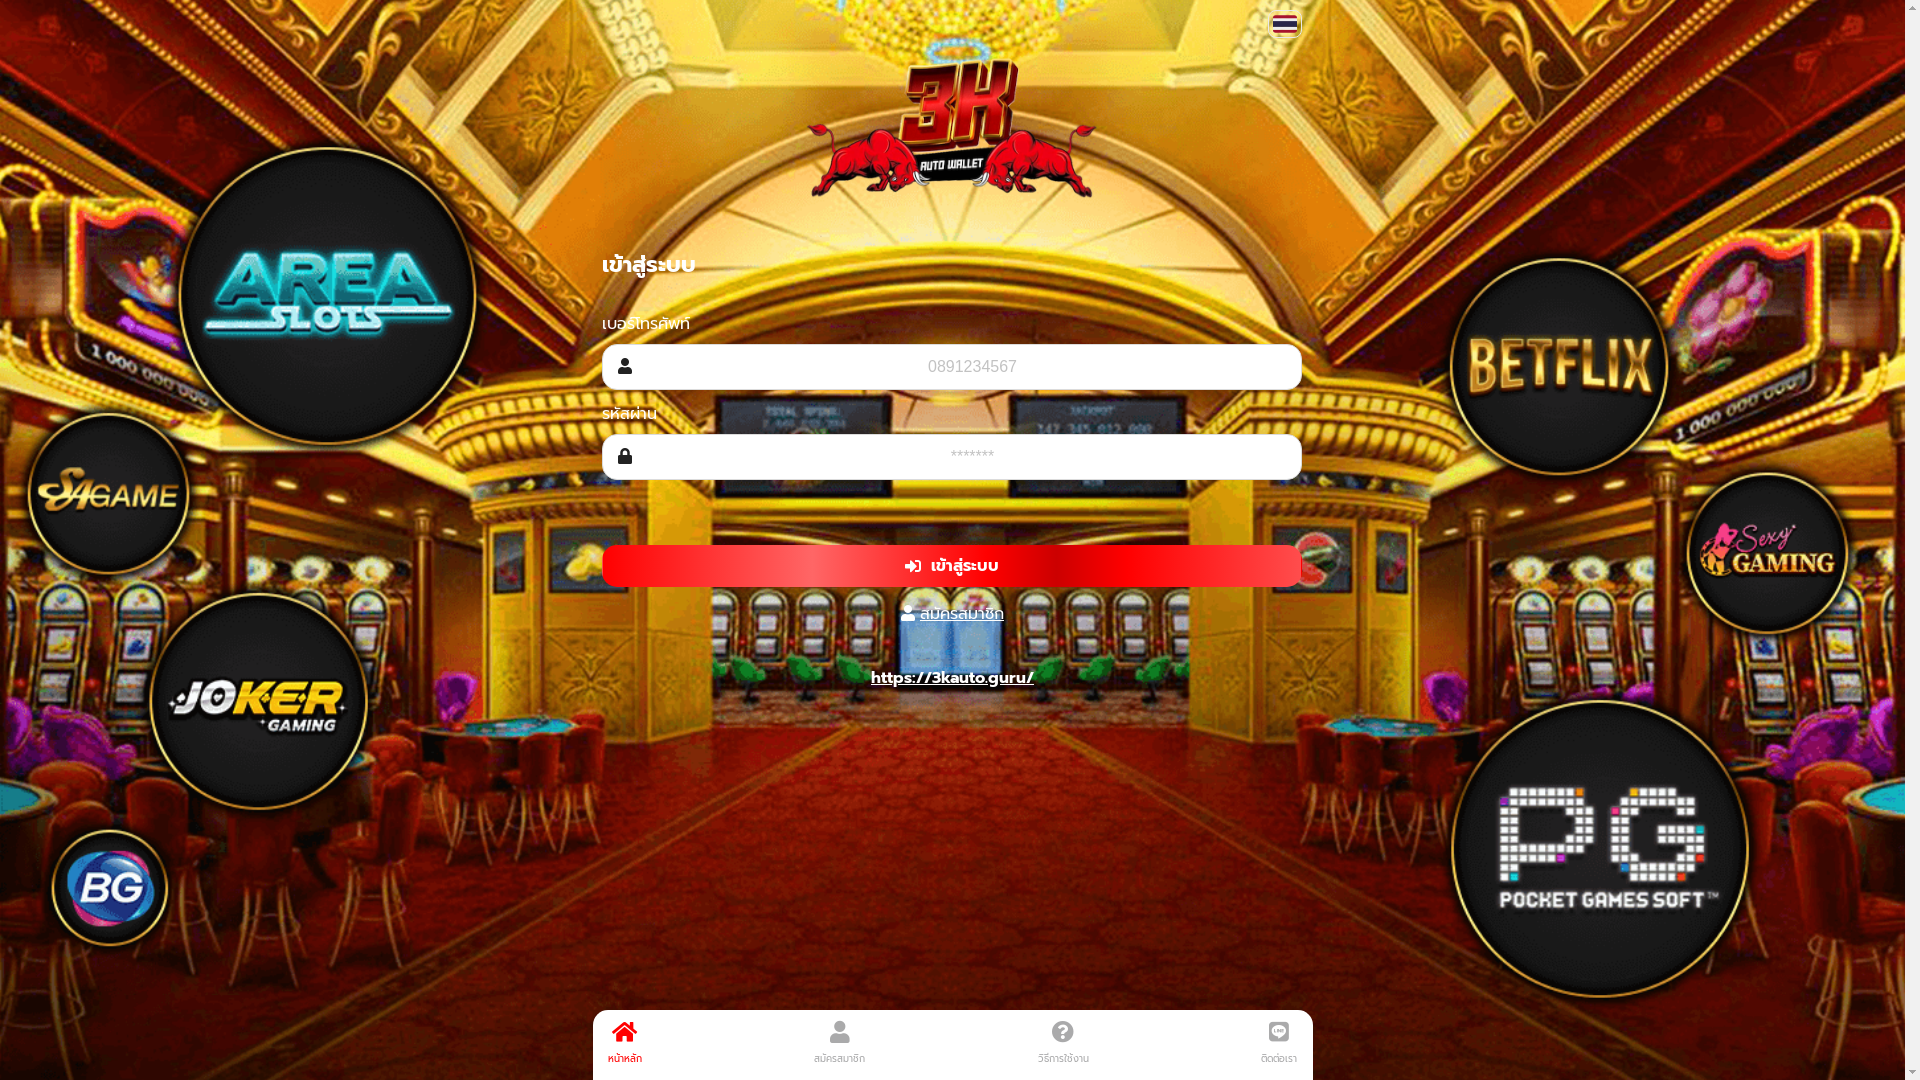  What do you see at coordinates (951, 677) in the screenshot?
I see `'https://3kauto.guru/'` at bounding box center [951, 677].